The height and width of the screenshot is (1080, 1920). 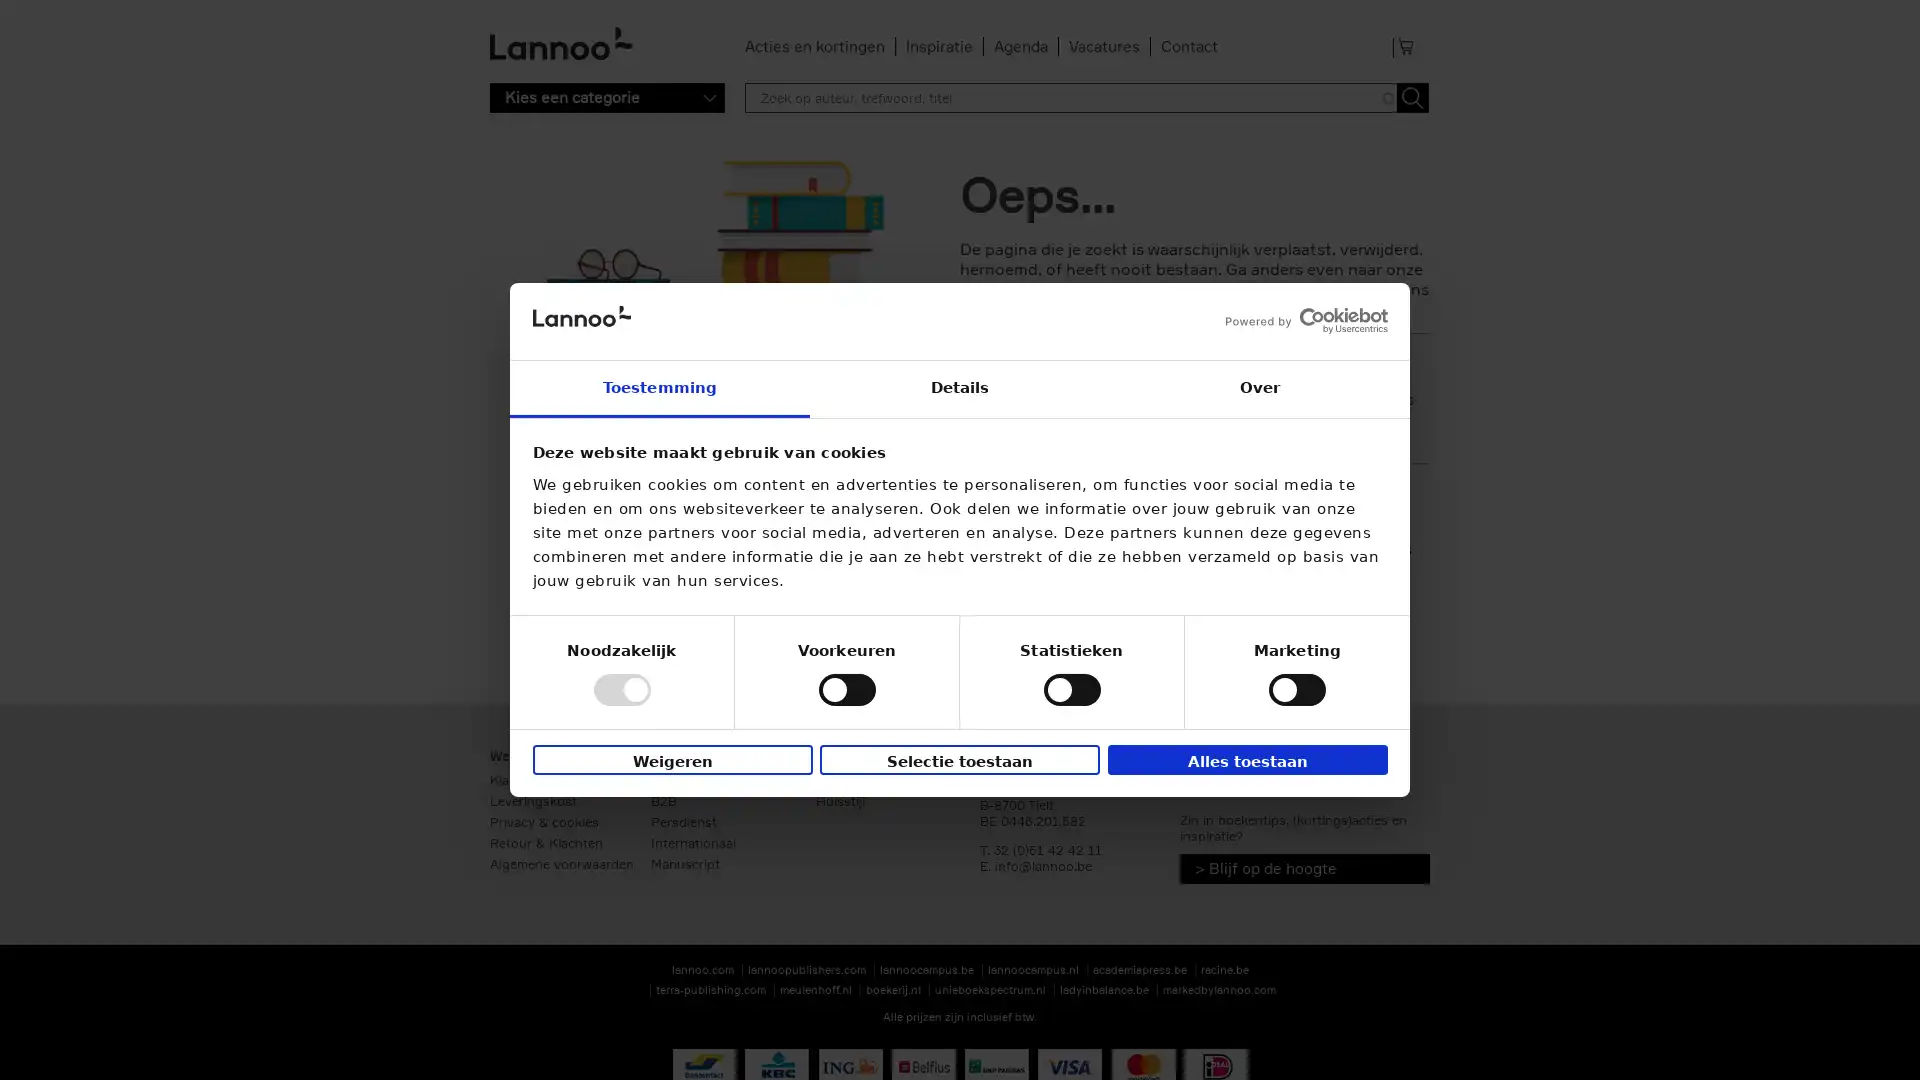 I want to click on Alles toestaan, so click(x=1246, y=759).